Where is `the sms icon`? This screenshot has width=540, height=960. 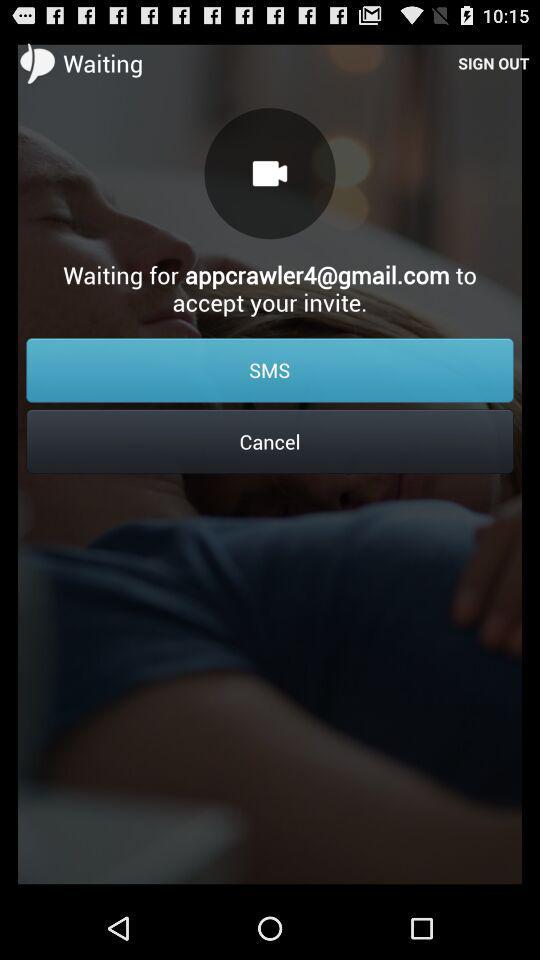
the sms icon is located at coordinates (270, 369).